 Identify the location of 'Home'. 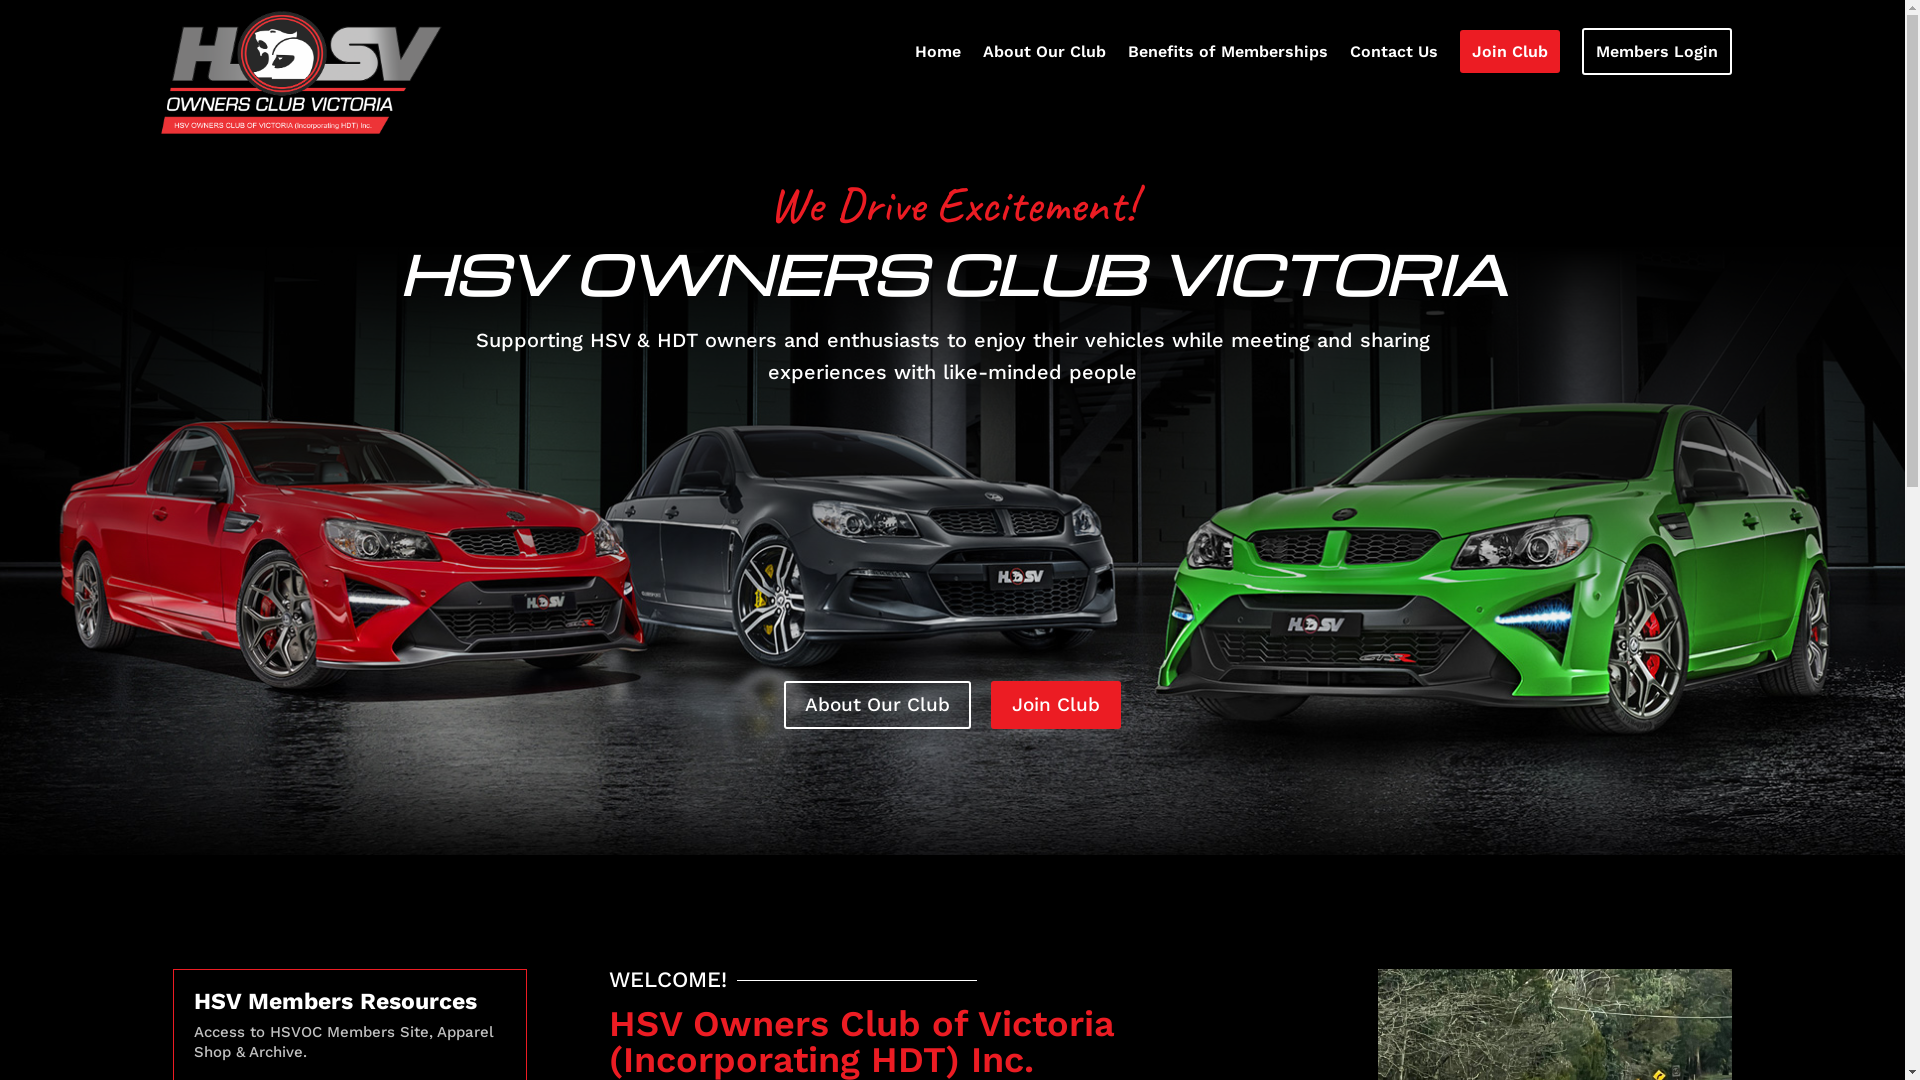
(936, 55).